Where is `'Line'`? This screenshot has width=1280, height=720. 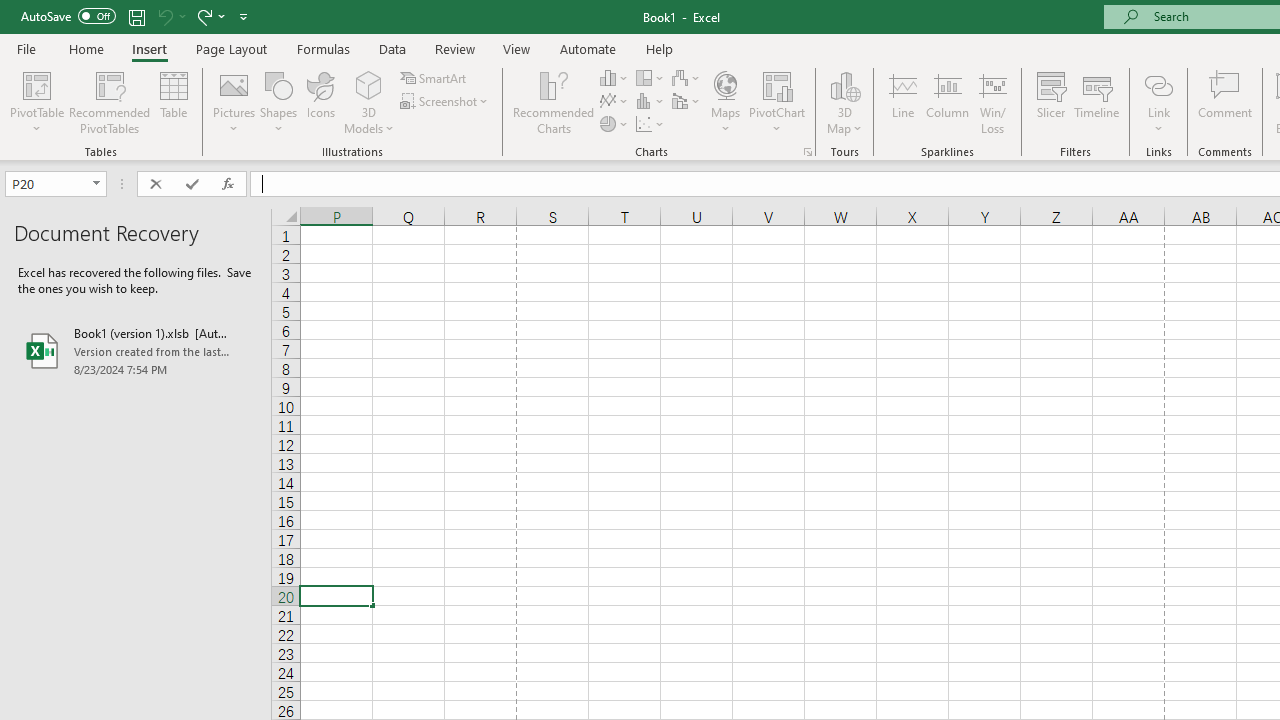
'Line' is located at coordinates (902, 103).